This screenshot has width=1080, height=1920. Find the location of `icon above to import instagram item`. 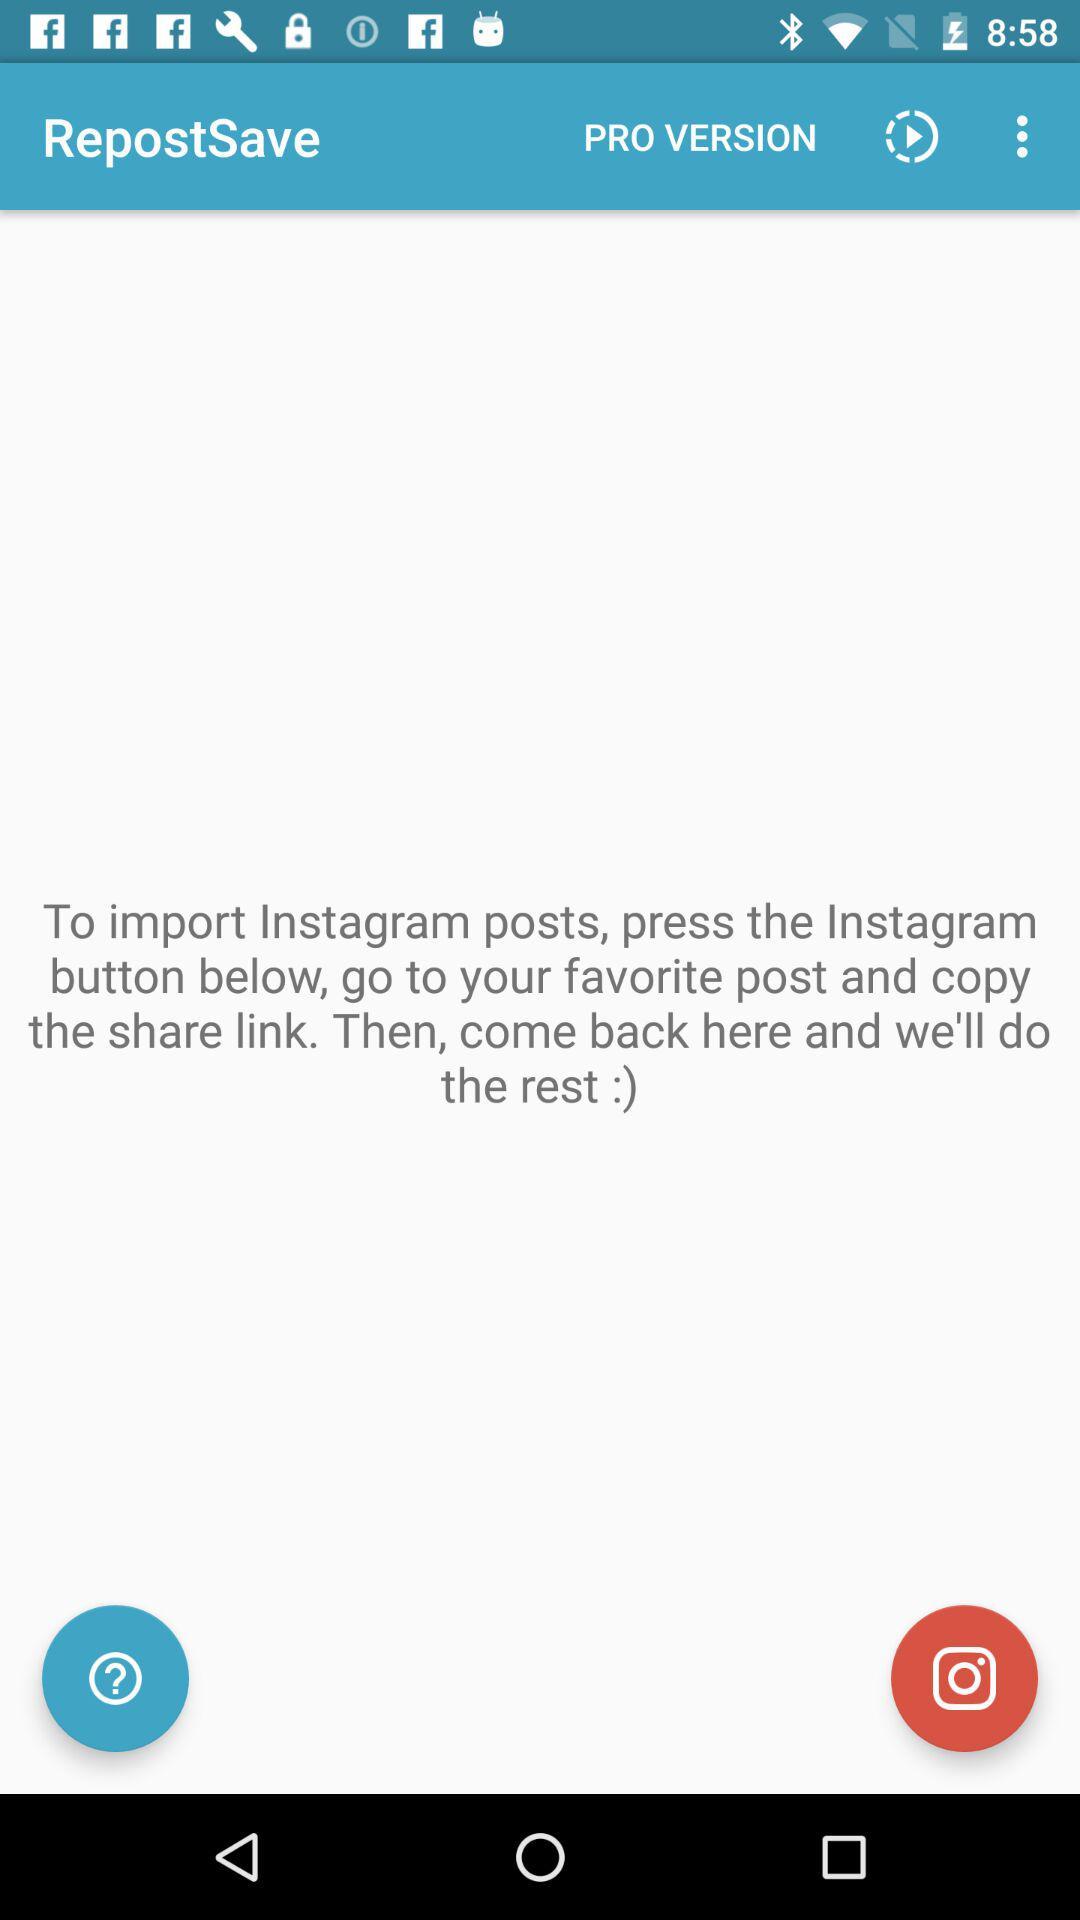

icon above to import instagram item is located at coordinates (1027, 135).